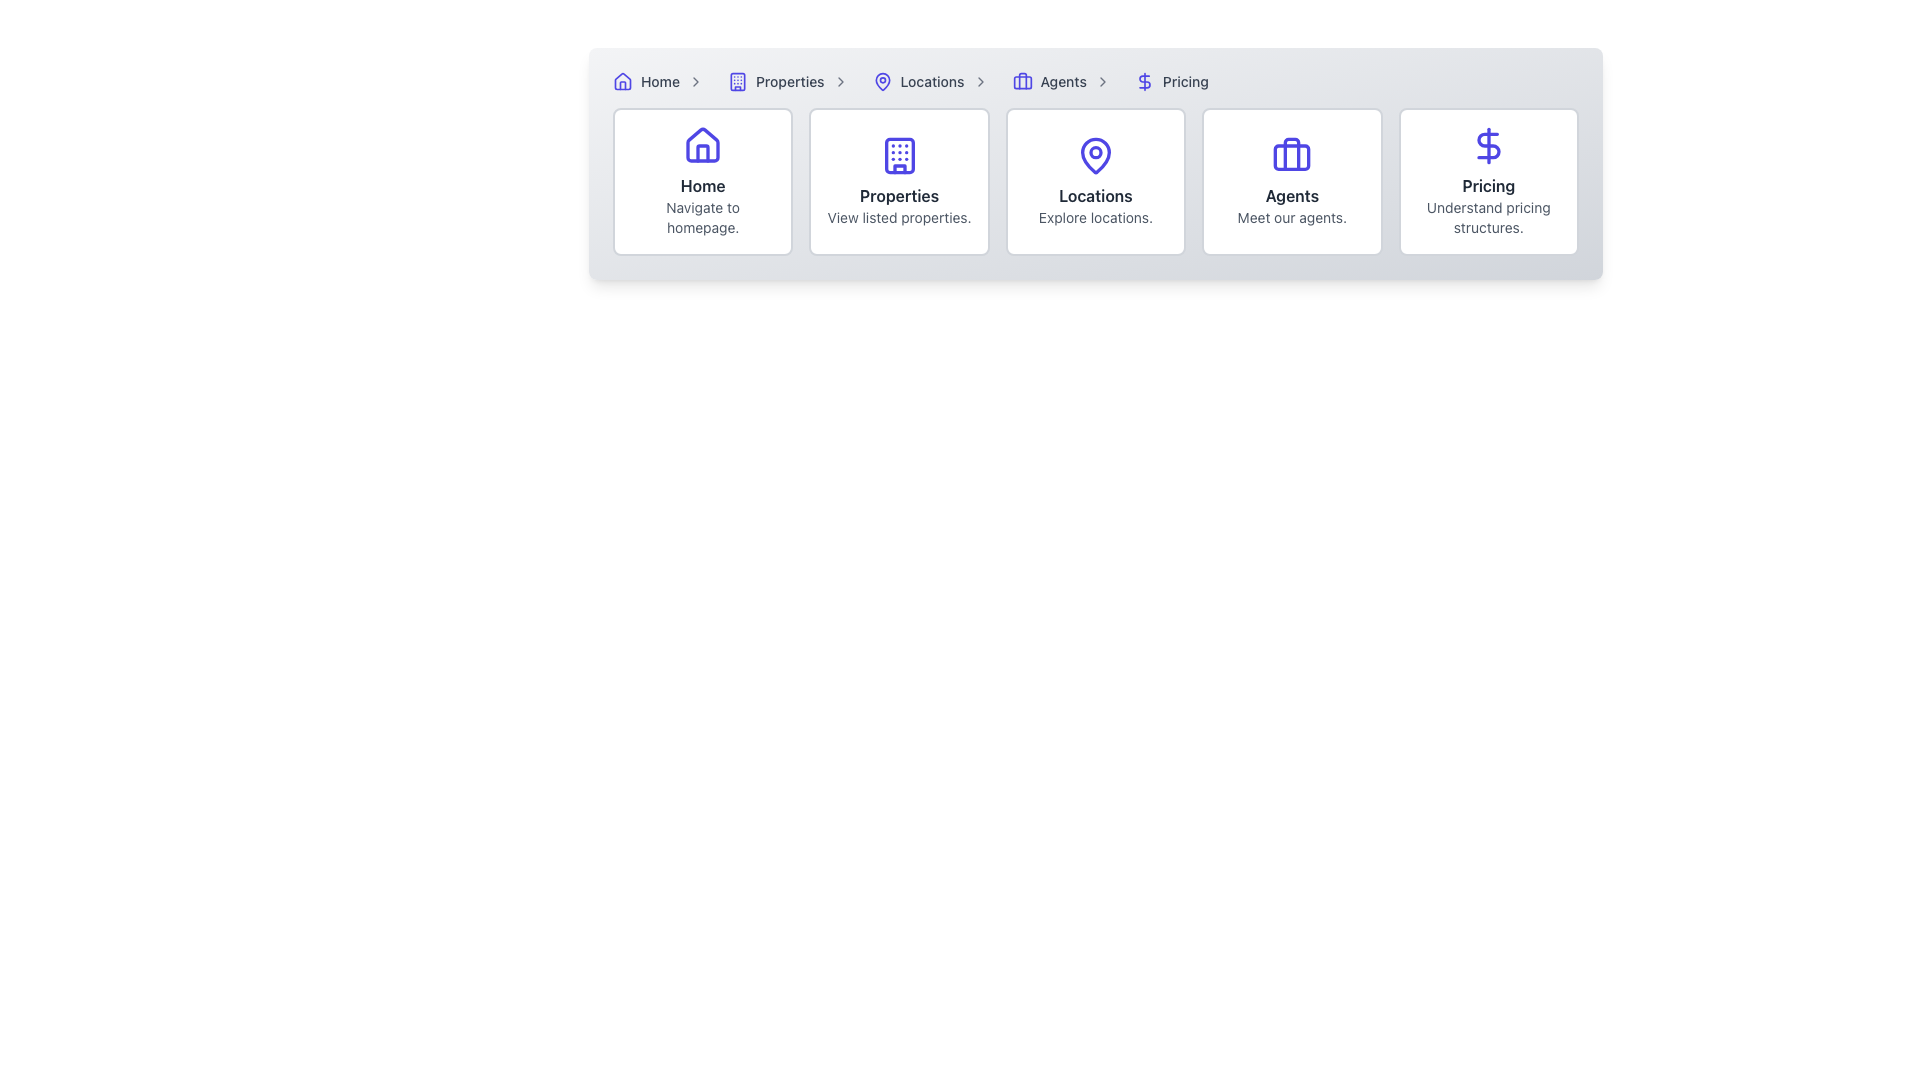  I want to click on the 'Properties' icon in the navigation bar, which is a rectangular shape styled with clean edges and purple tones, so click(737, 80).